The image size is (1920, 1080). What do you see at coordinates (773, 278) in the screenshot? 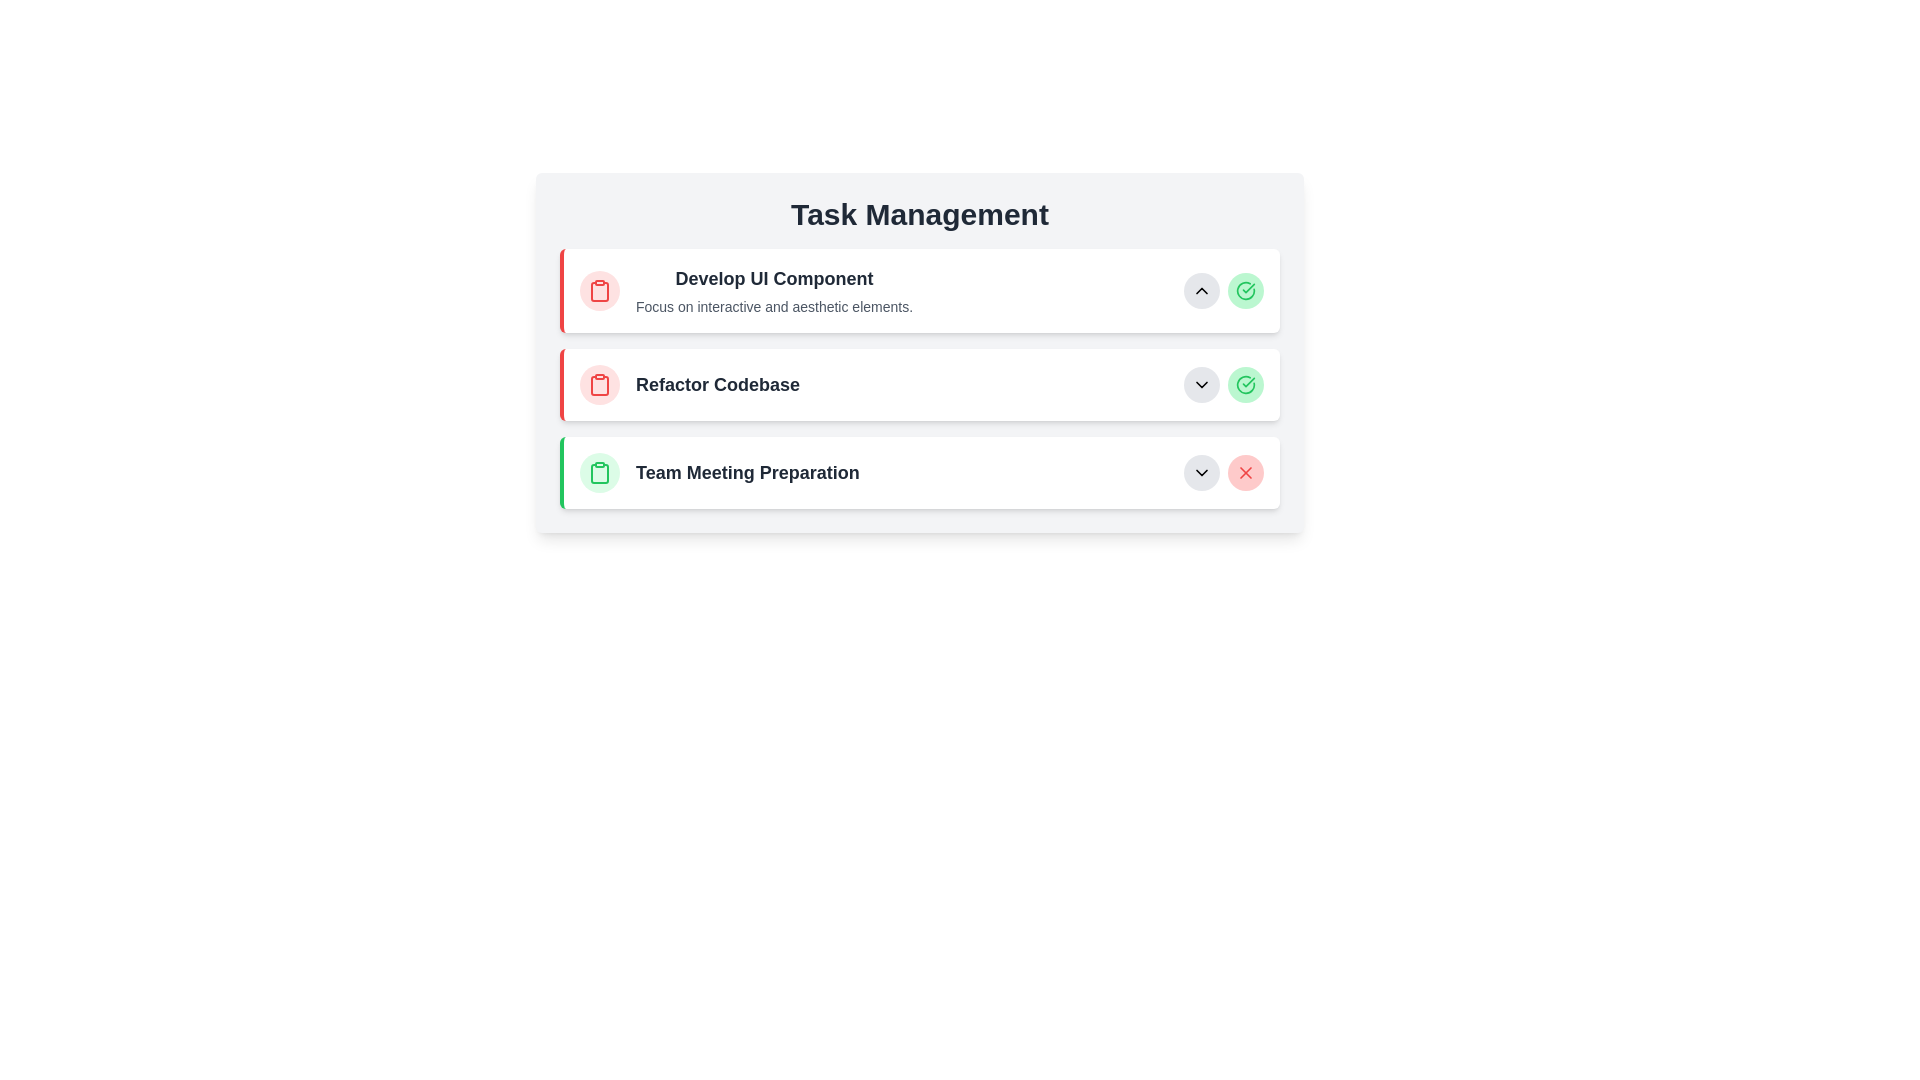
I see `the text label 'Develop UI Component'` at bounding box center [773, 278].